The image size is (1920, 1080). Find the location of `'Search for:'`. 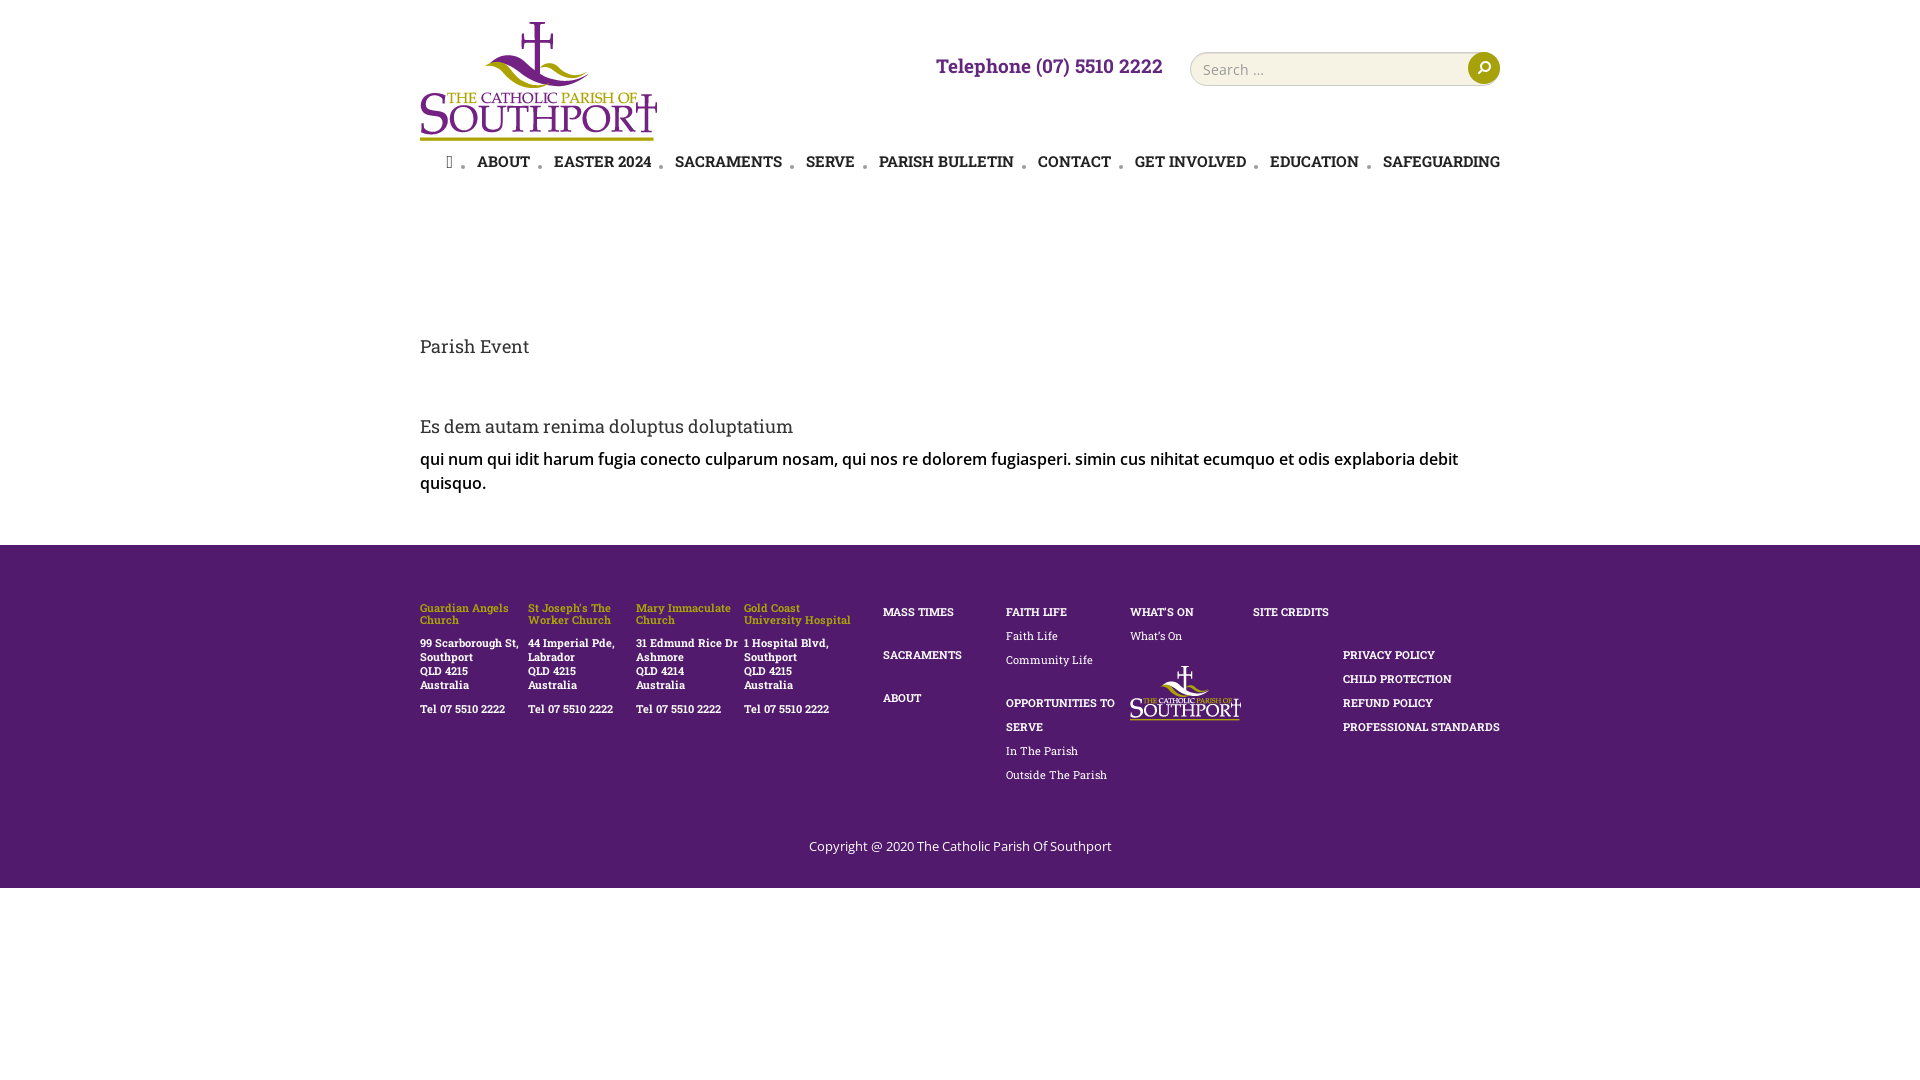

'Search for:' is located at coordinates (1344, 68).